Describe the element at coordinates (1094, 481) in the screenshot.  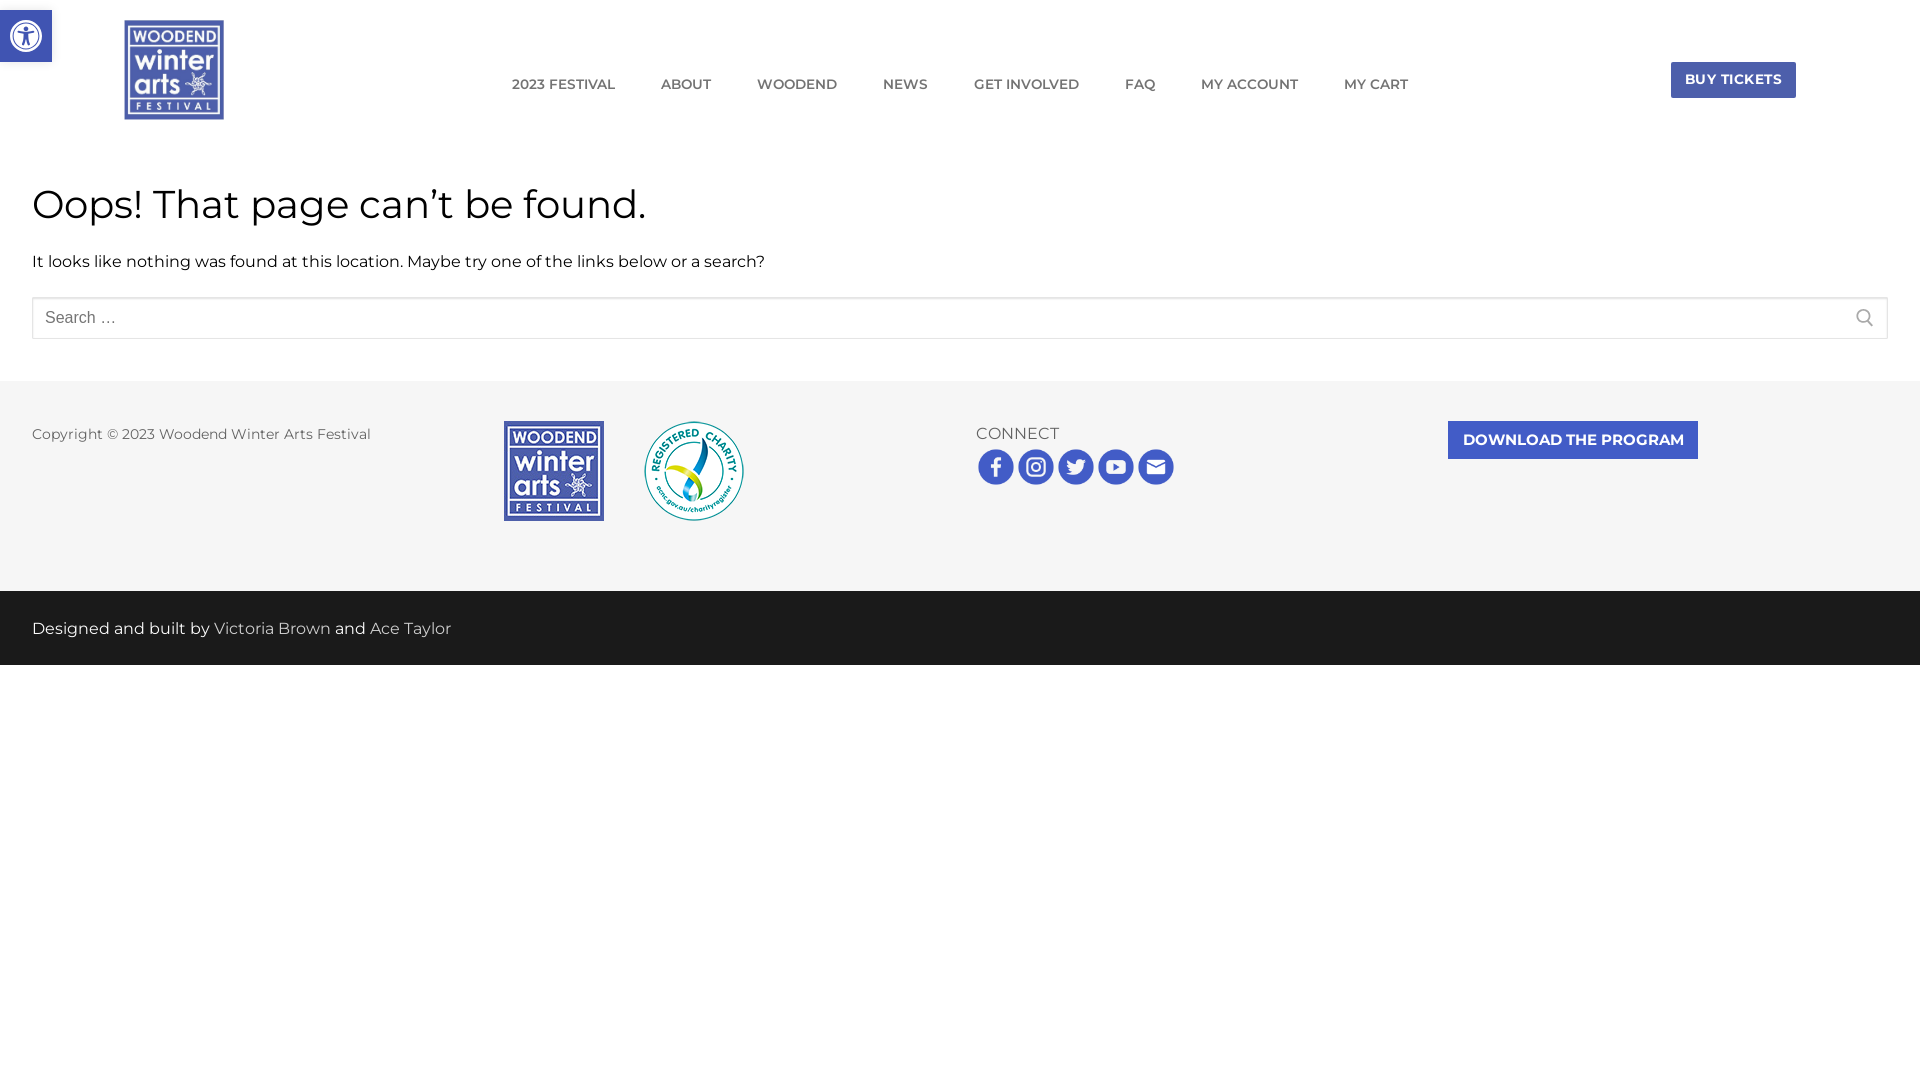
I see `'Youtube'` at that location.